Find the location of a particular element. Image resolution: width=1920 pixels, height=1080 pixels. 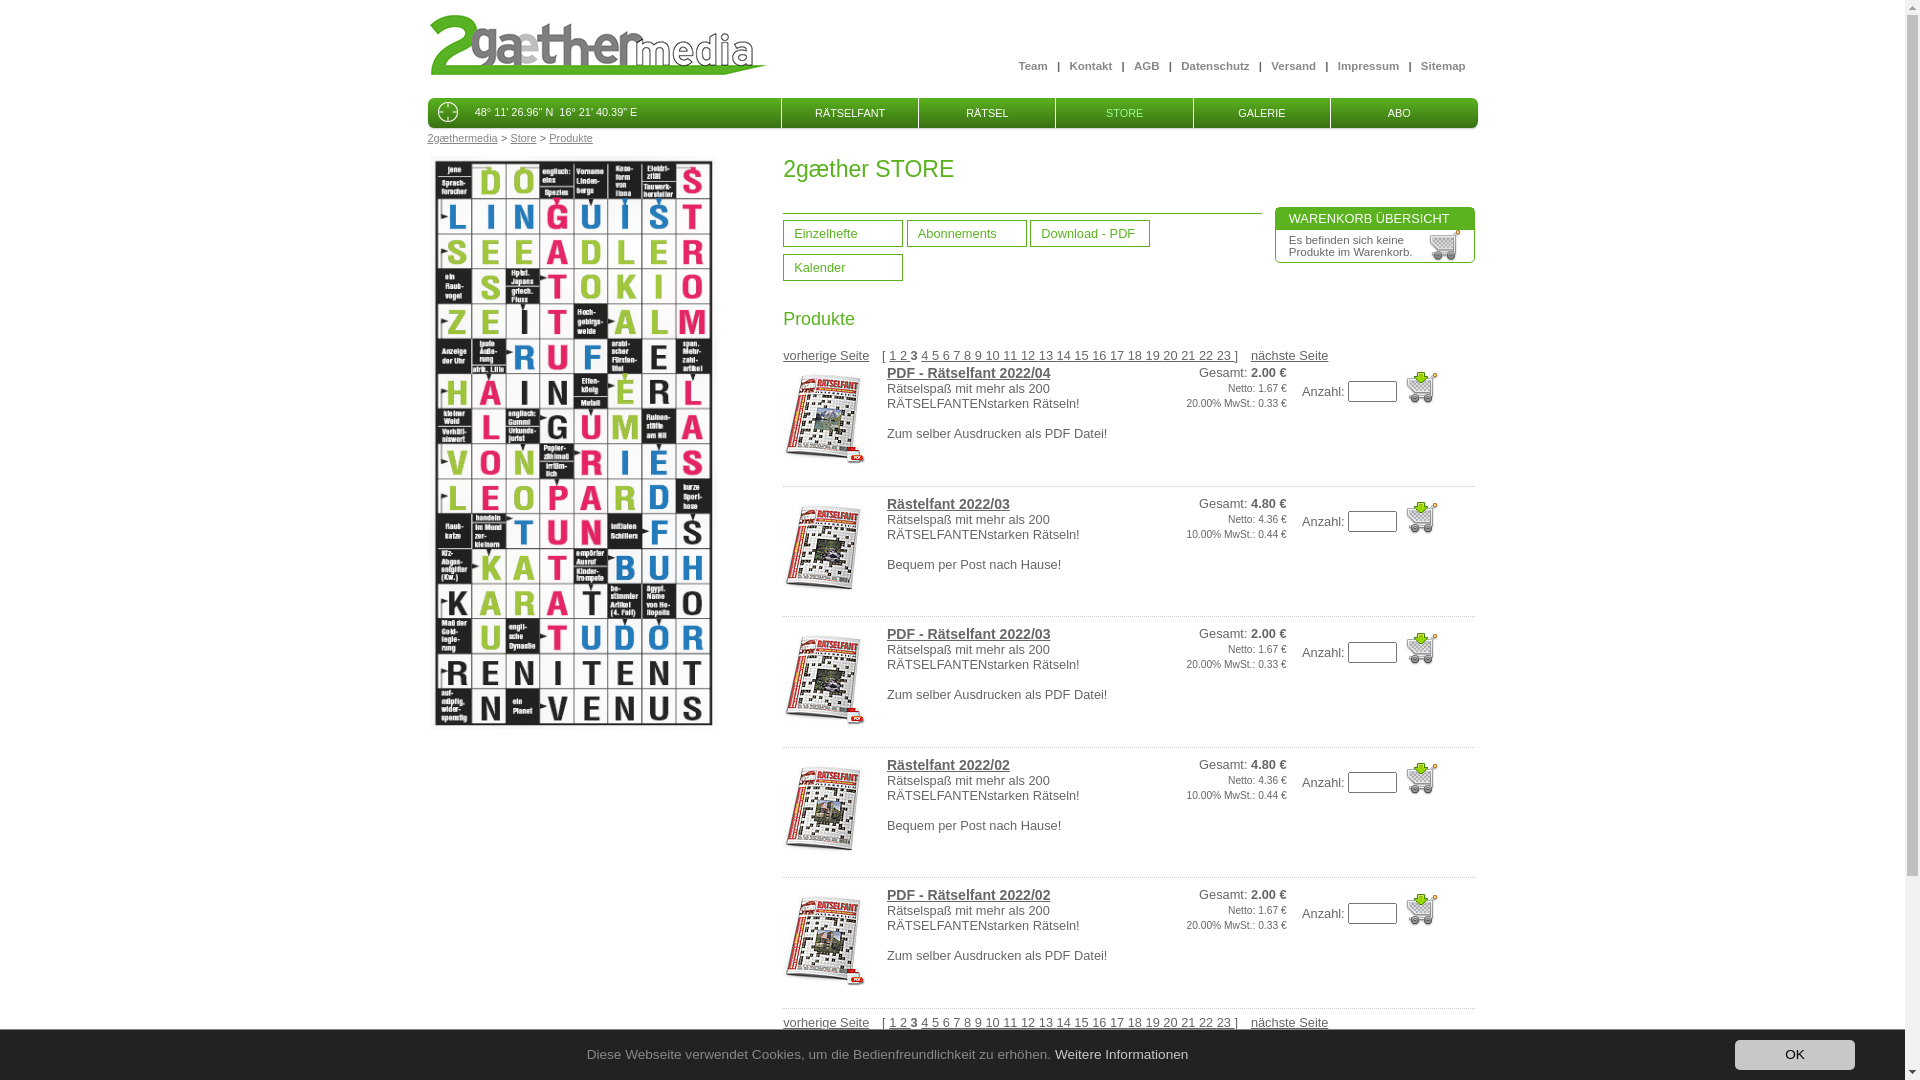

'10' is located at coordinates (993, 354).